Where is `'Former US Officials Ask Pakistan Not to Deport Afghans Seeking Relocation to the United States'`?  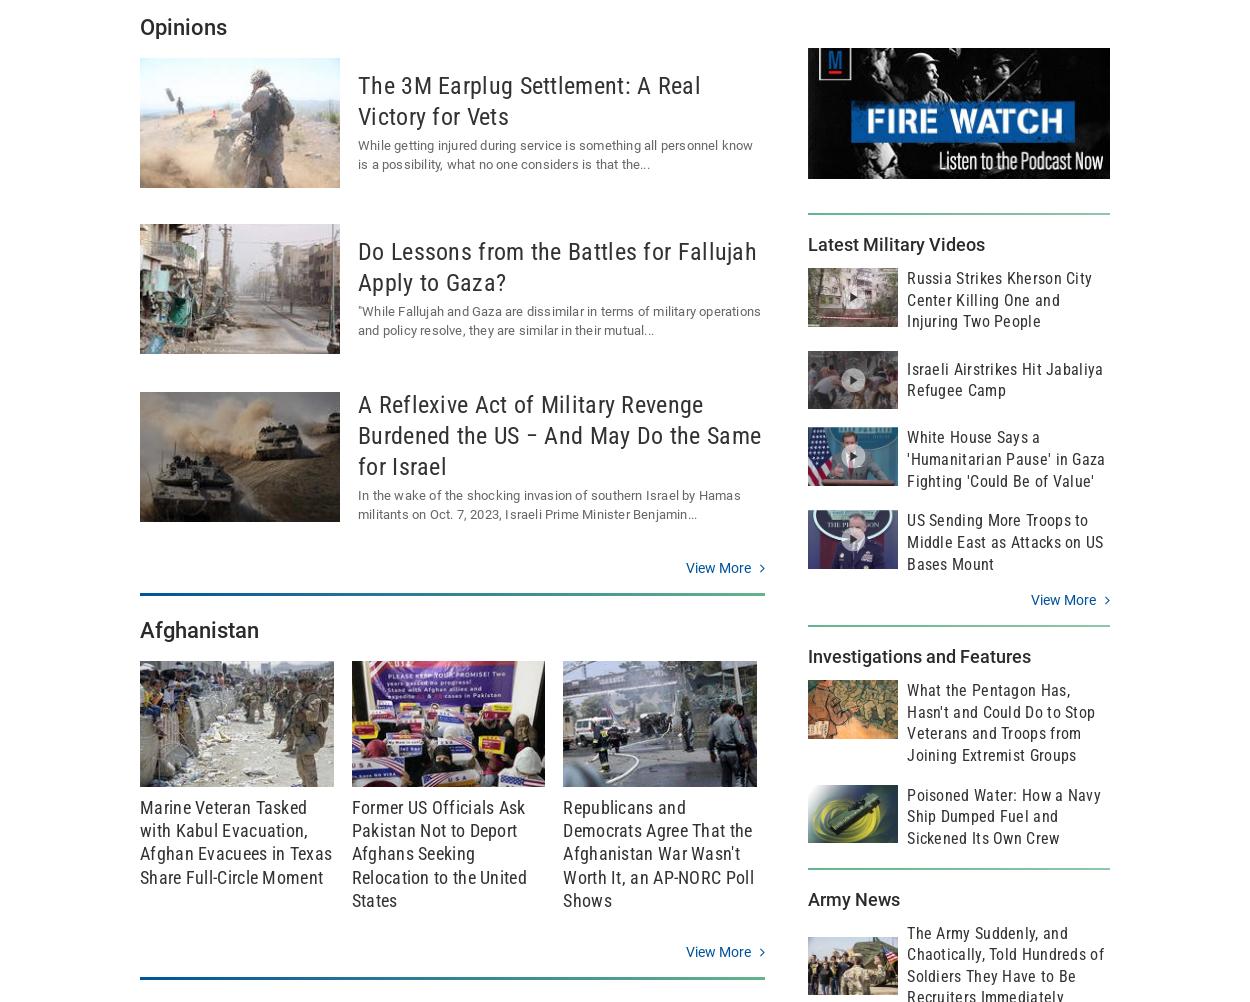 'Former US Officials Ask Pakistan Not to Deport Afghans Seeking Relocation to the United States' is located at coordinates (438, 853).